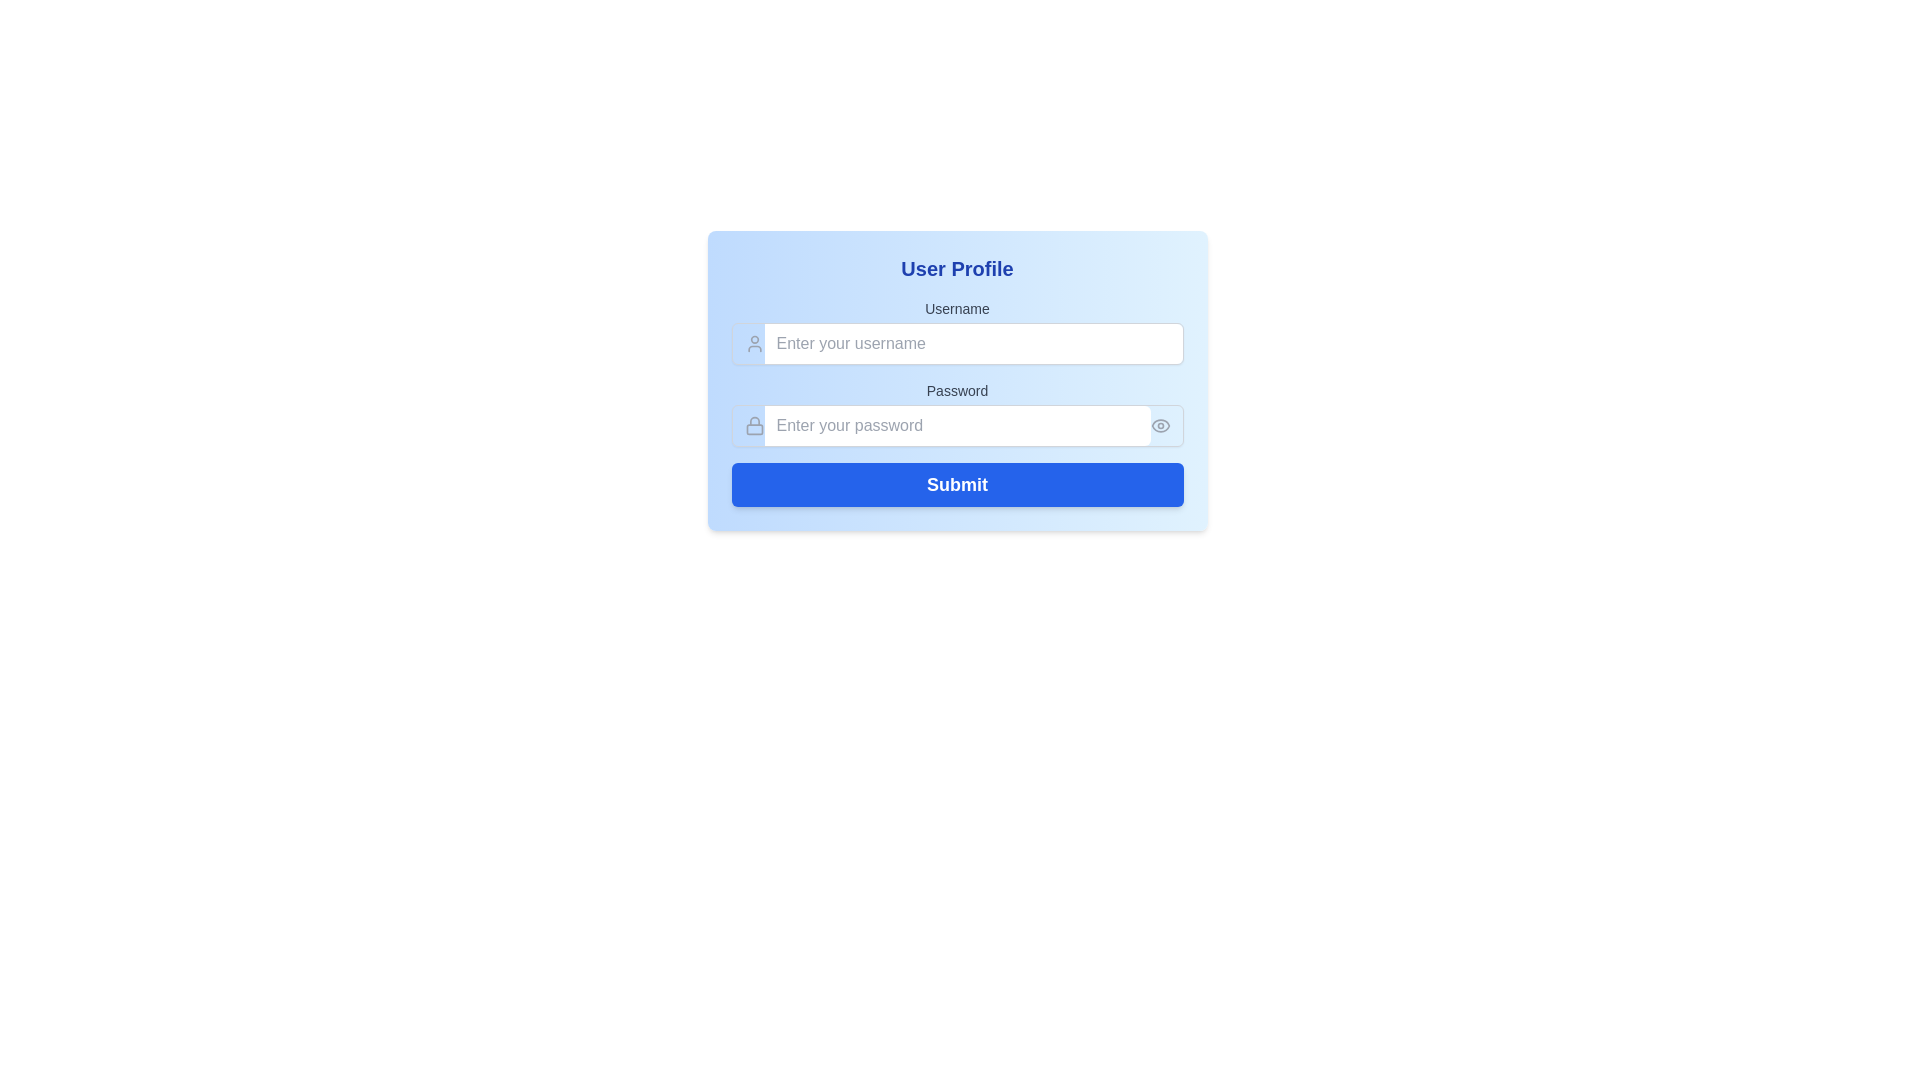  I want to click on the password input field labeled 'Password' to focus on it, so click(956, 412).